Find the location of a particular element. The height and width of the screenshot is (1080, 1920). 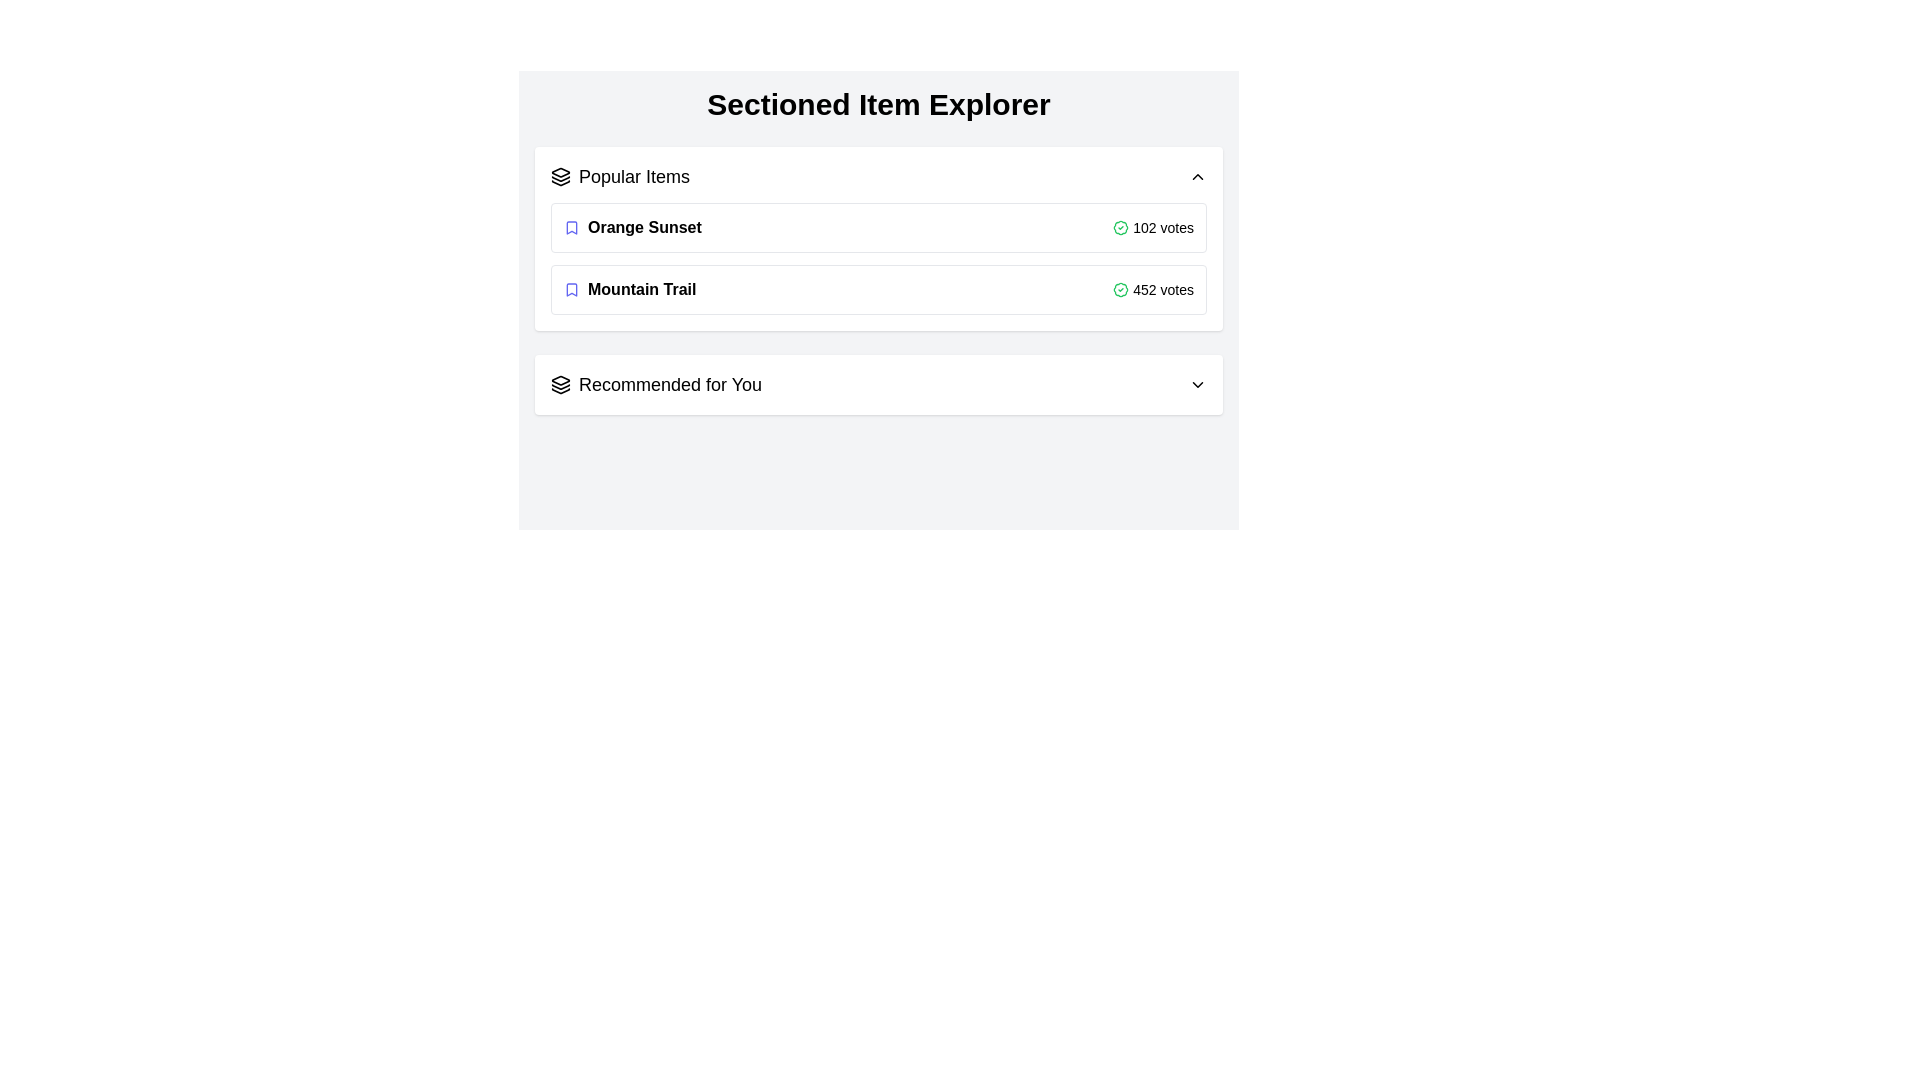

the icon resembling a stack of layers, which is located to the left of the text 'Recommended for You' in the header section below 'Popular Items' is located at coordinates (560, 385).